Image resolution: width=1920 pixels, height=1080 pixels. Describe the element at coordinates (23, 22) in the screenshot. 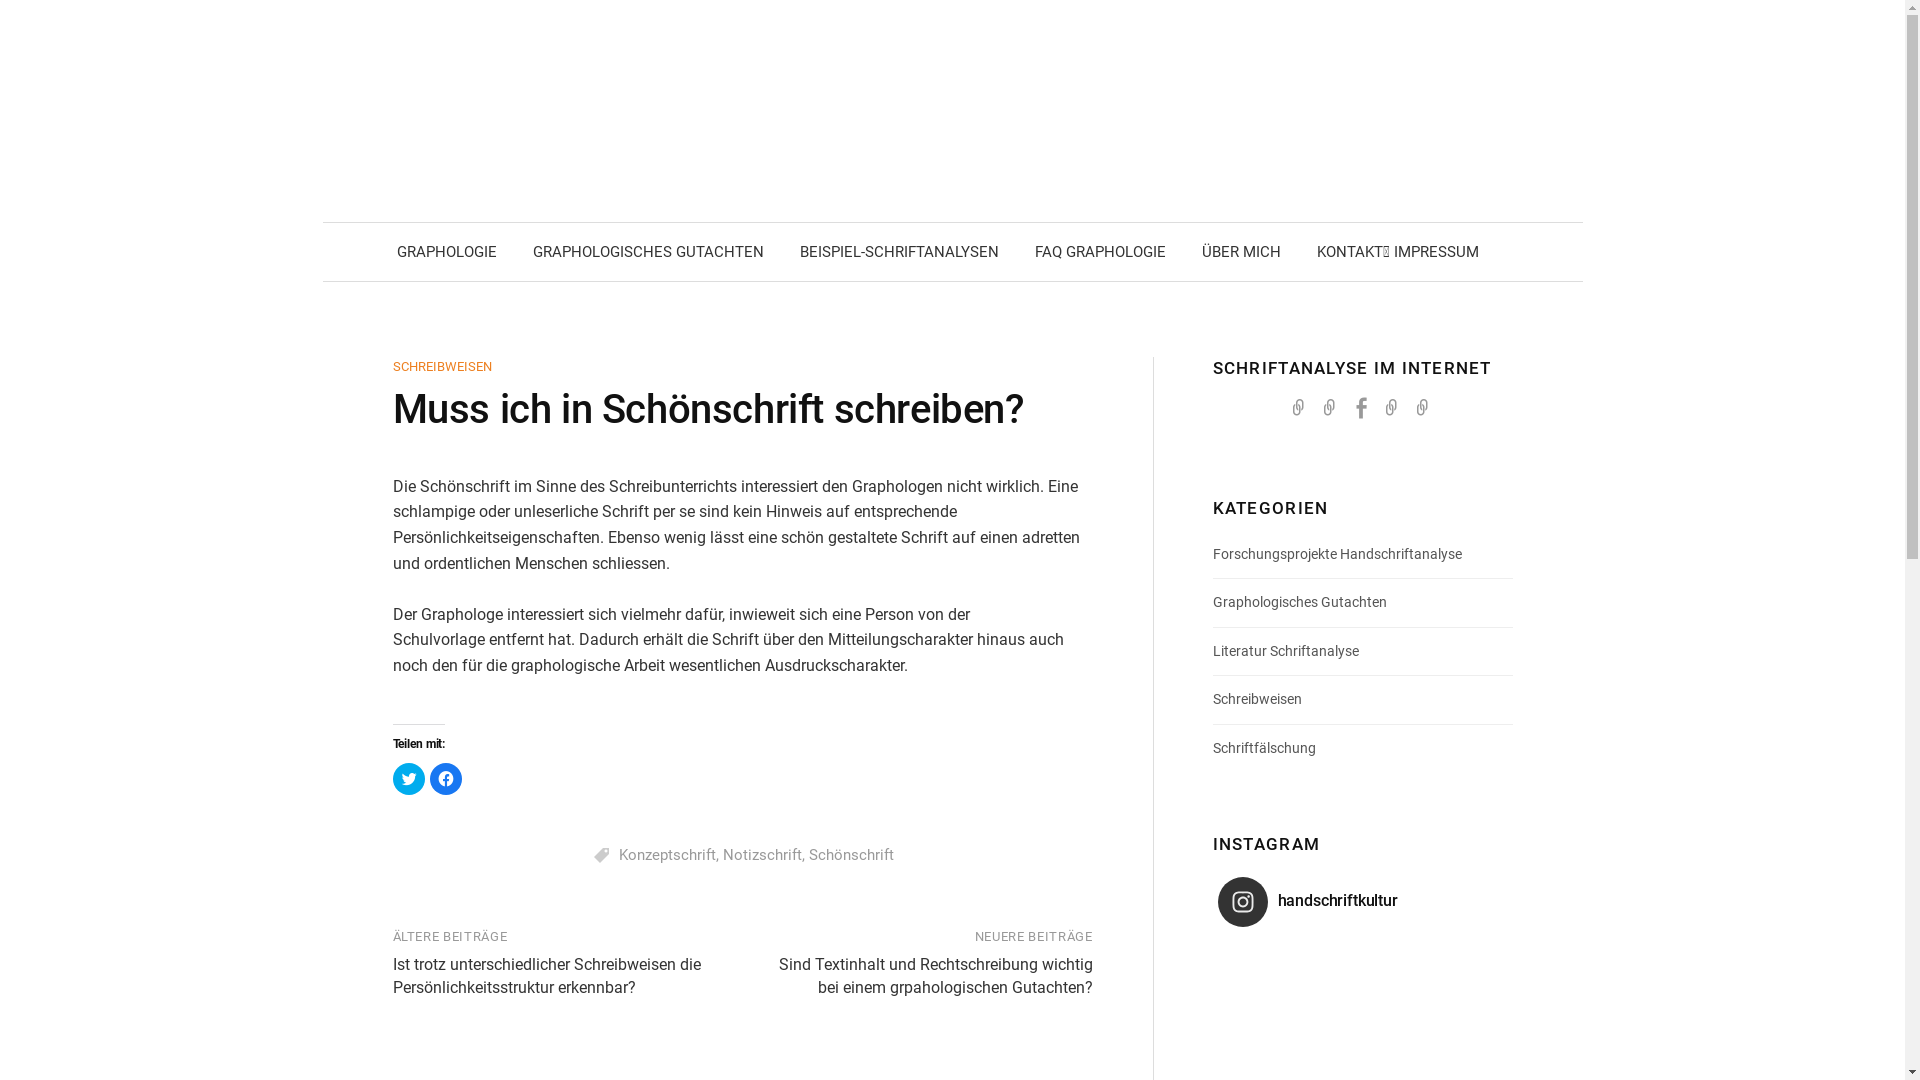

I see `'Suche'` at that location.